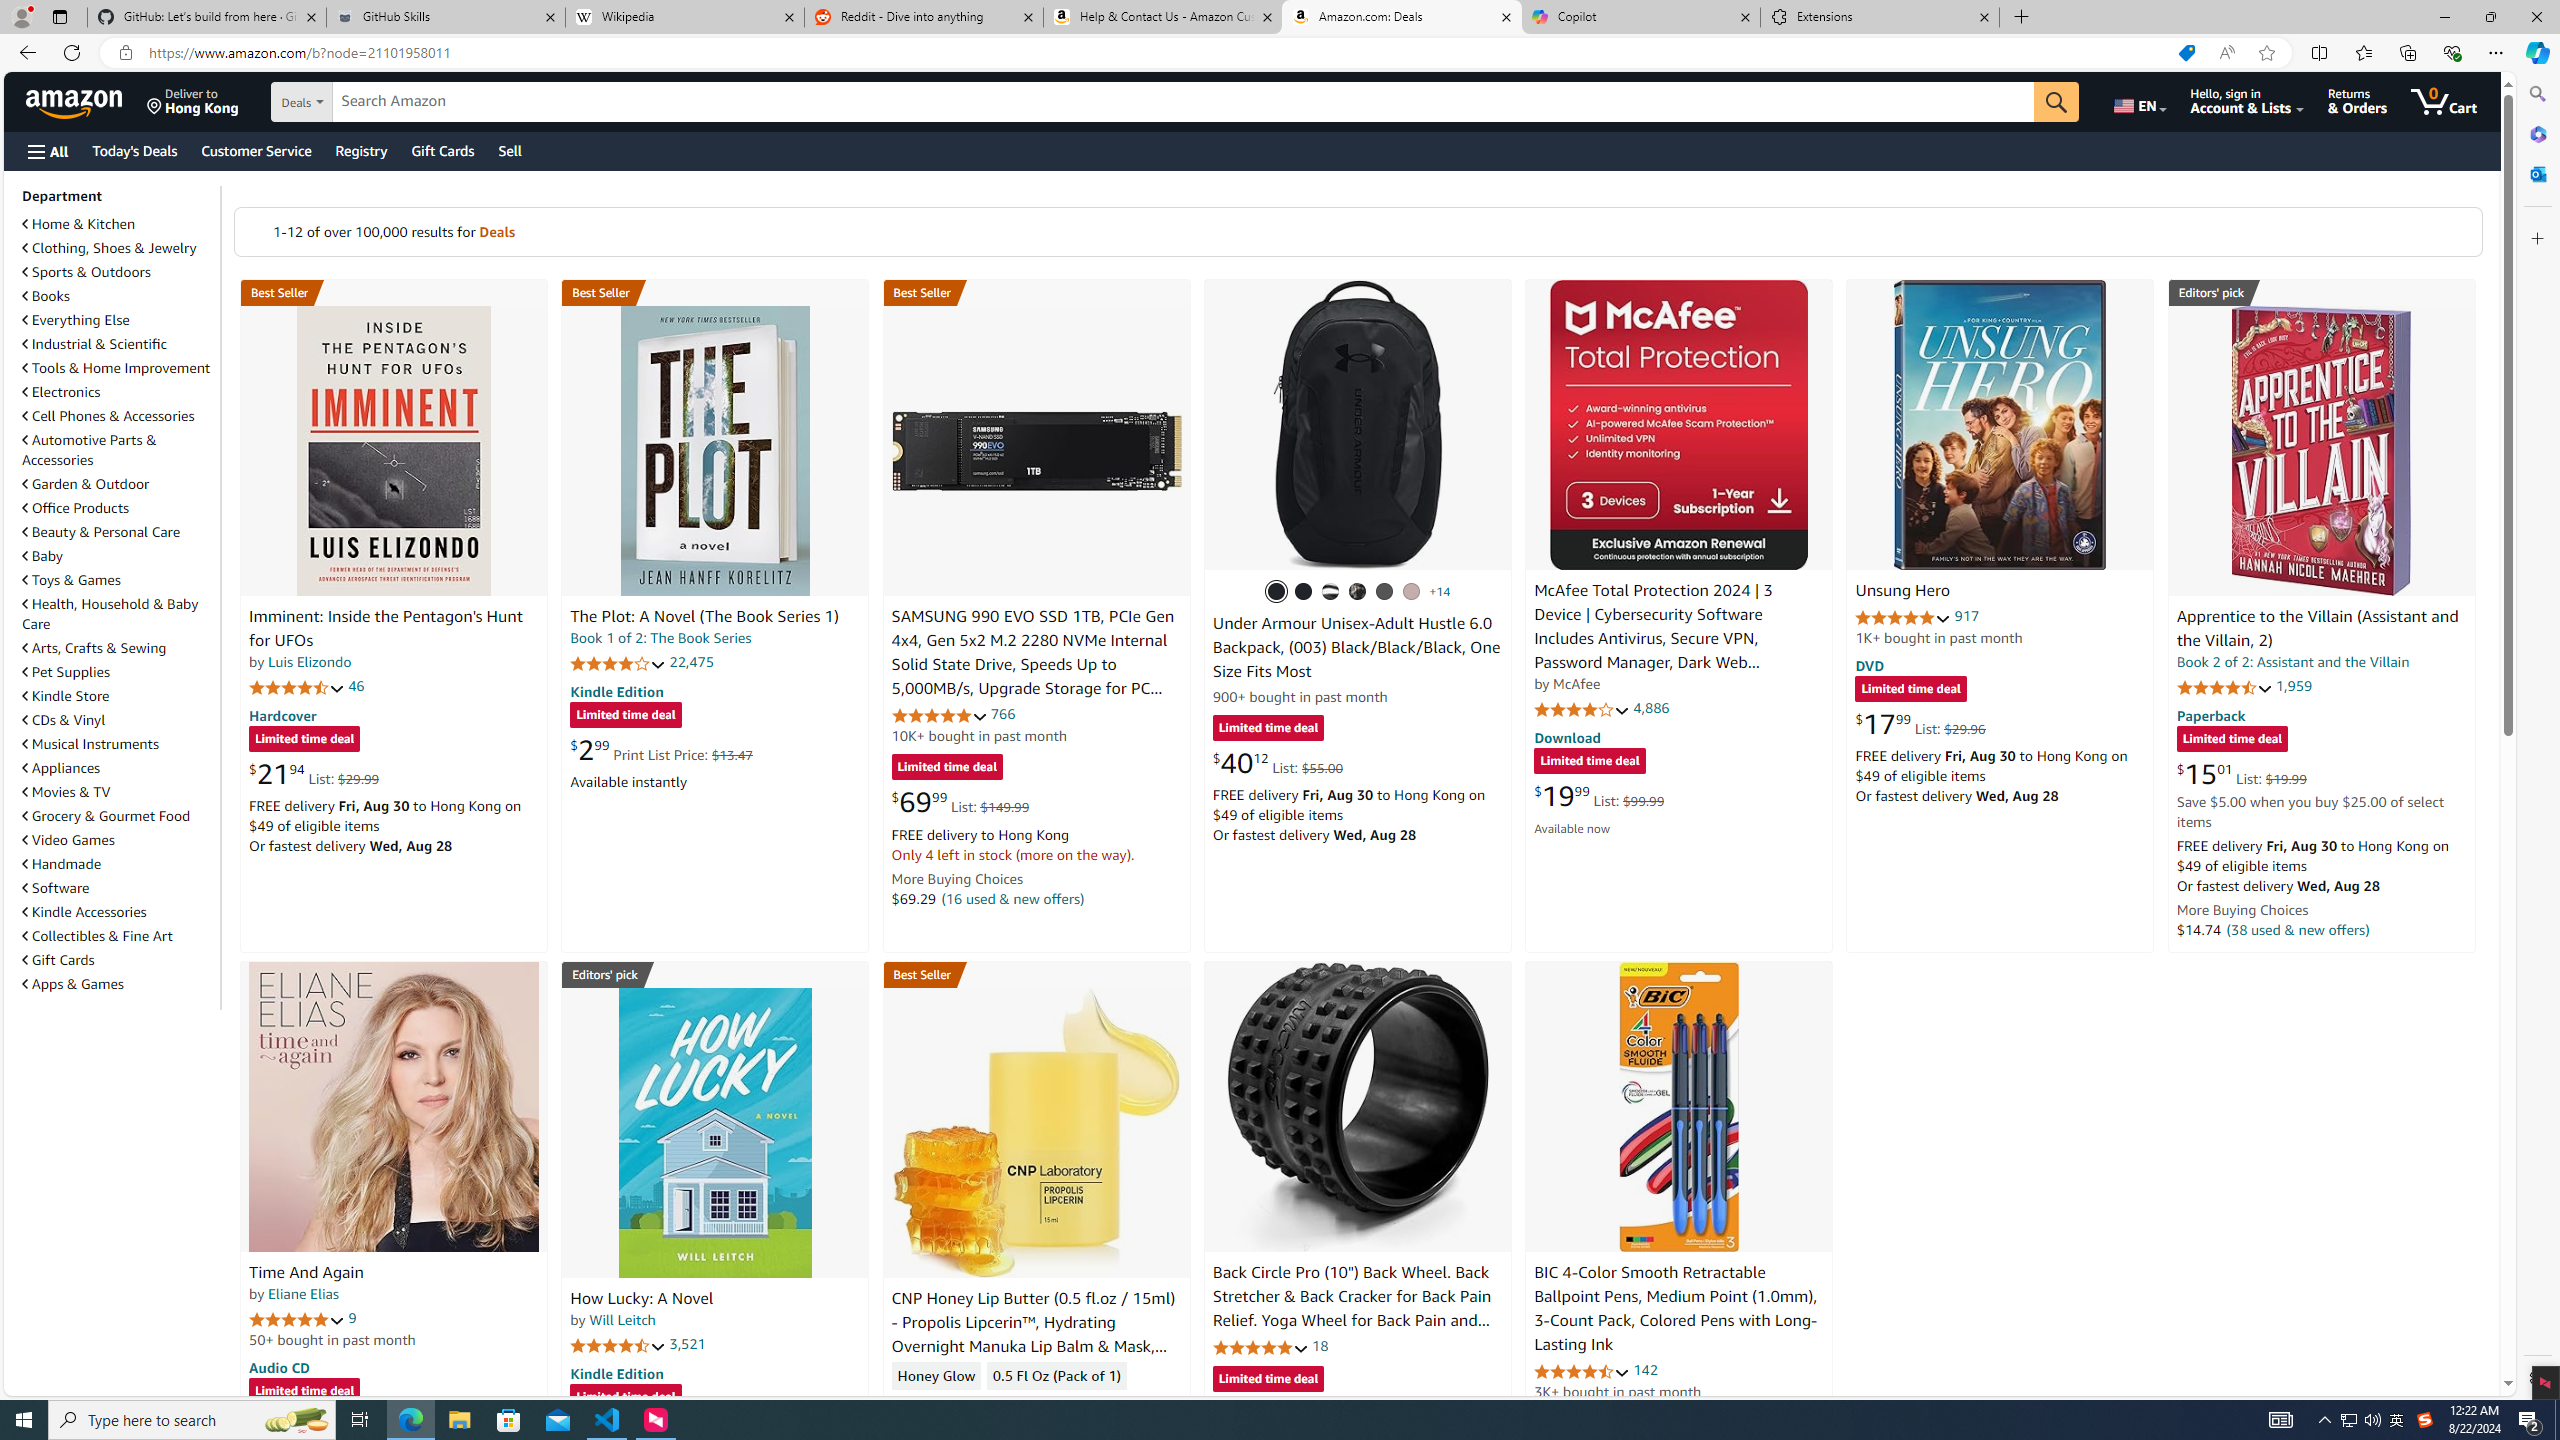  What do you see at coordinates (278, 1367) in the screenshot?
I see `'Audio CD'` at bounding box center [278, 1367].